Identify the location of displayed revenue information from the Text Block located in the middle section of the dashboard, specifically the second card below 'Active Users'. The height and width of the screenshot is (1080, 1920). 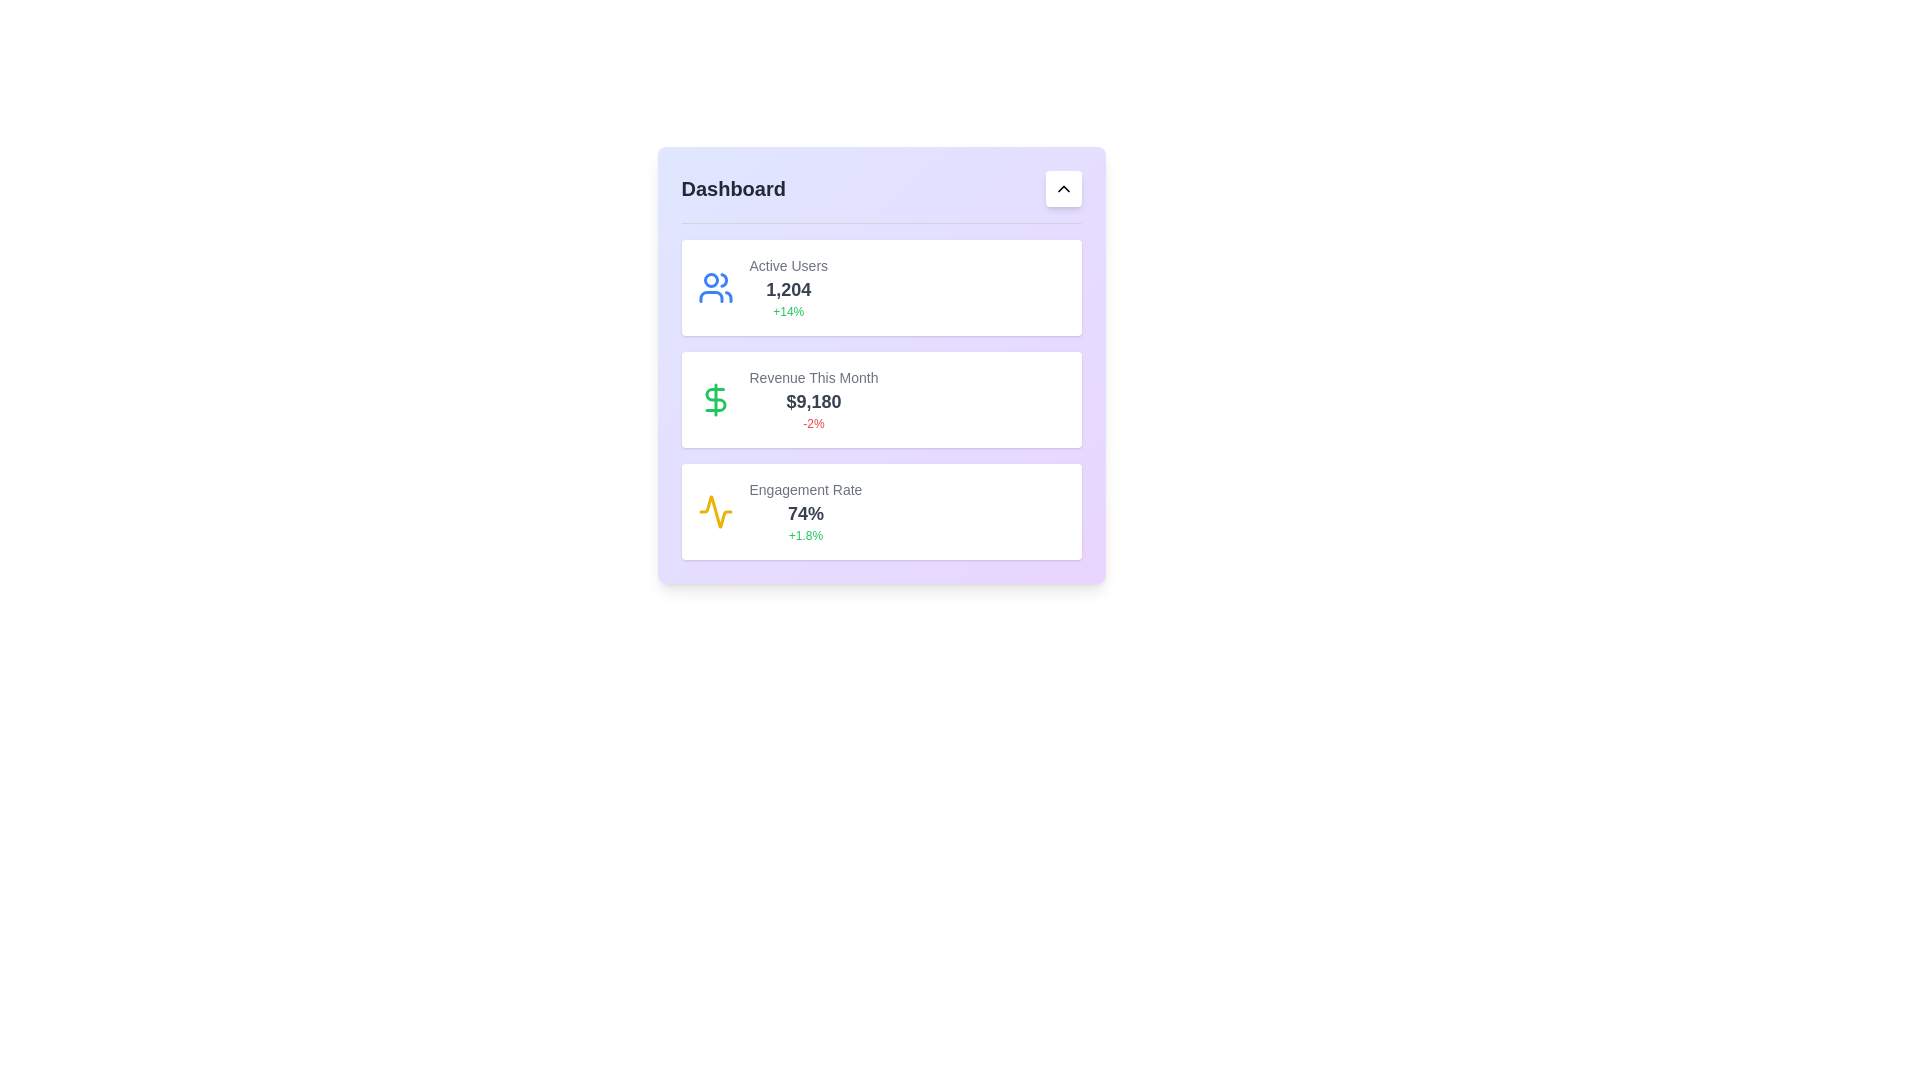
(813, 400).